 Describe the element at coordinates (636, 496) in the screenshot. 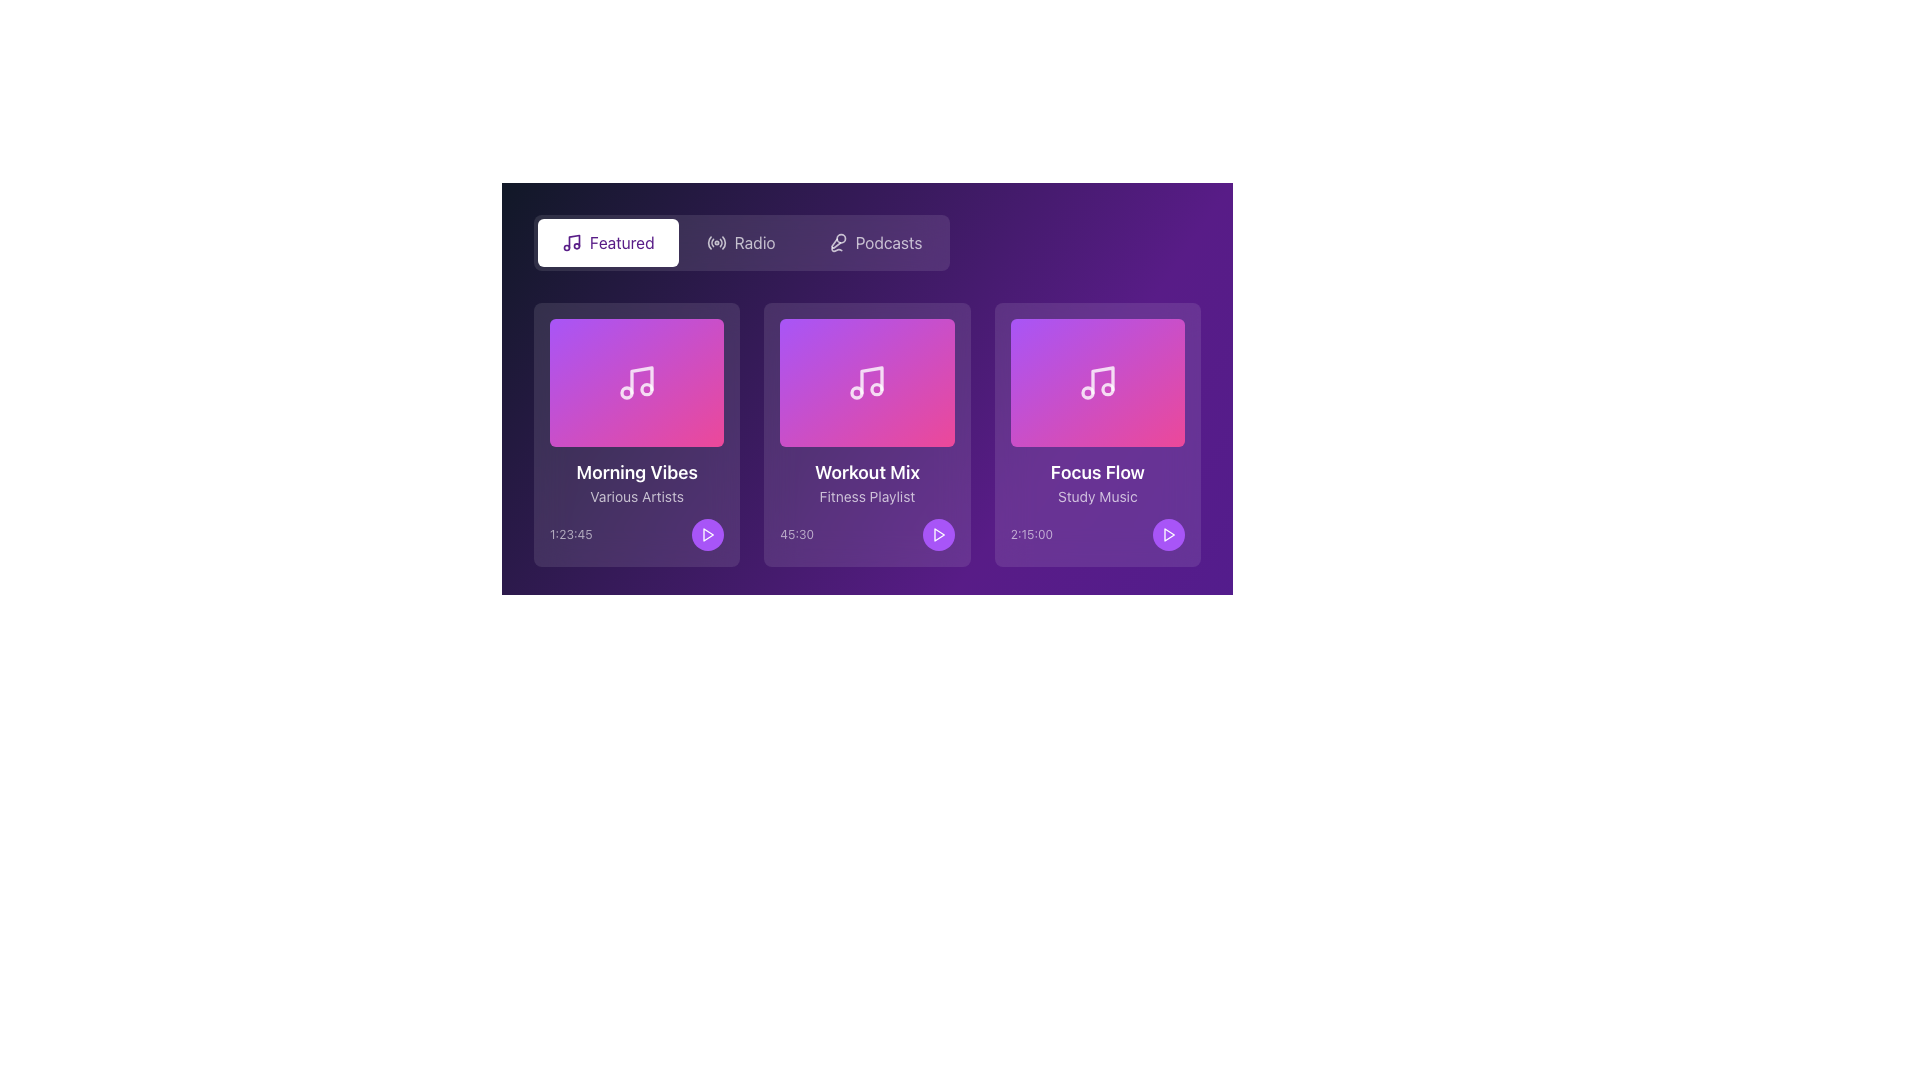

I see `the Text Label indicating 'Various Artists', which is located below the title 'Morning Vibes' and above the playback duration within the card` at that location.